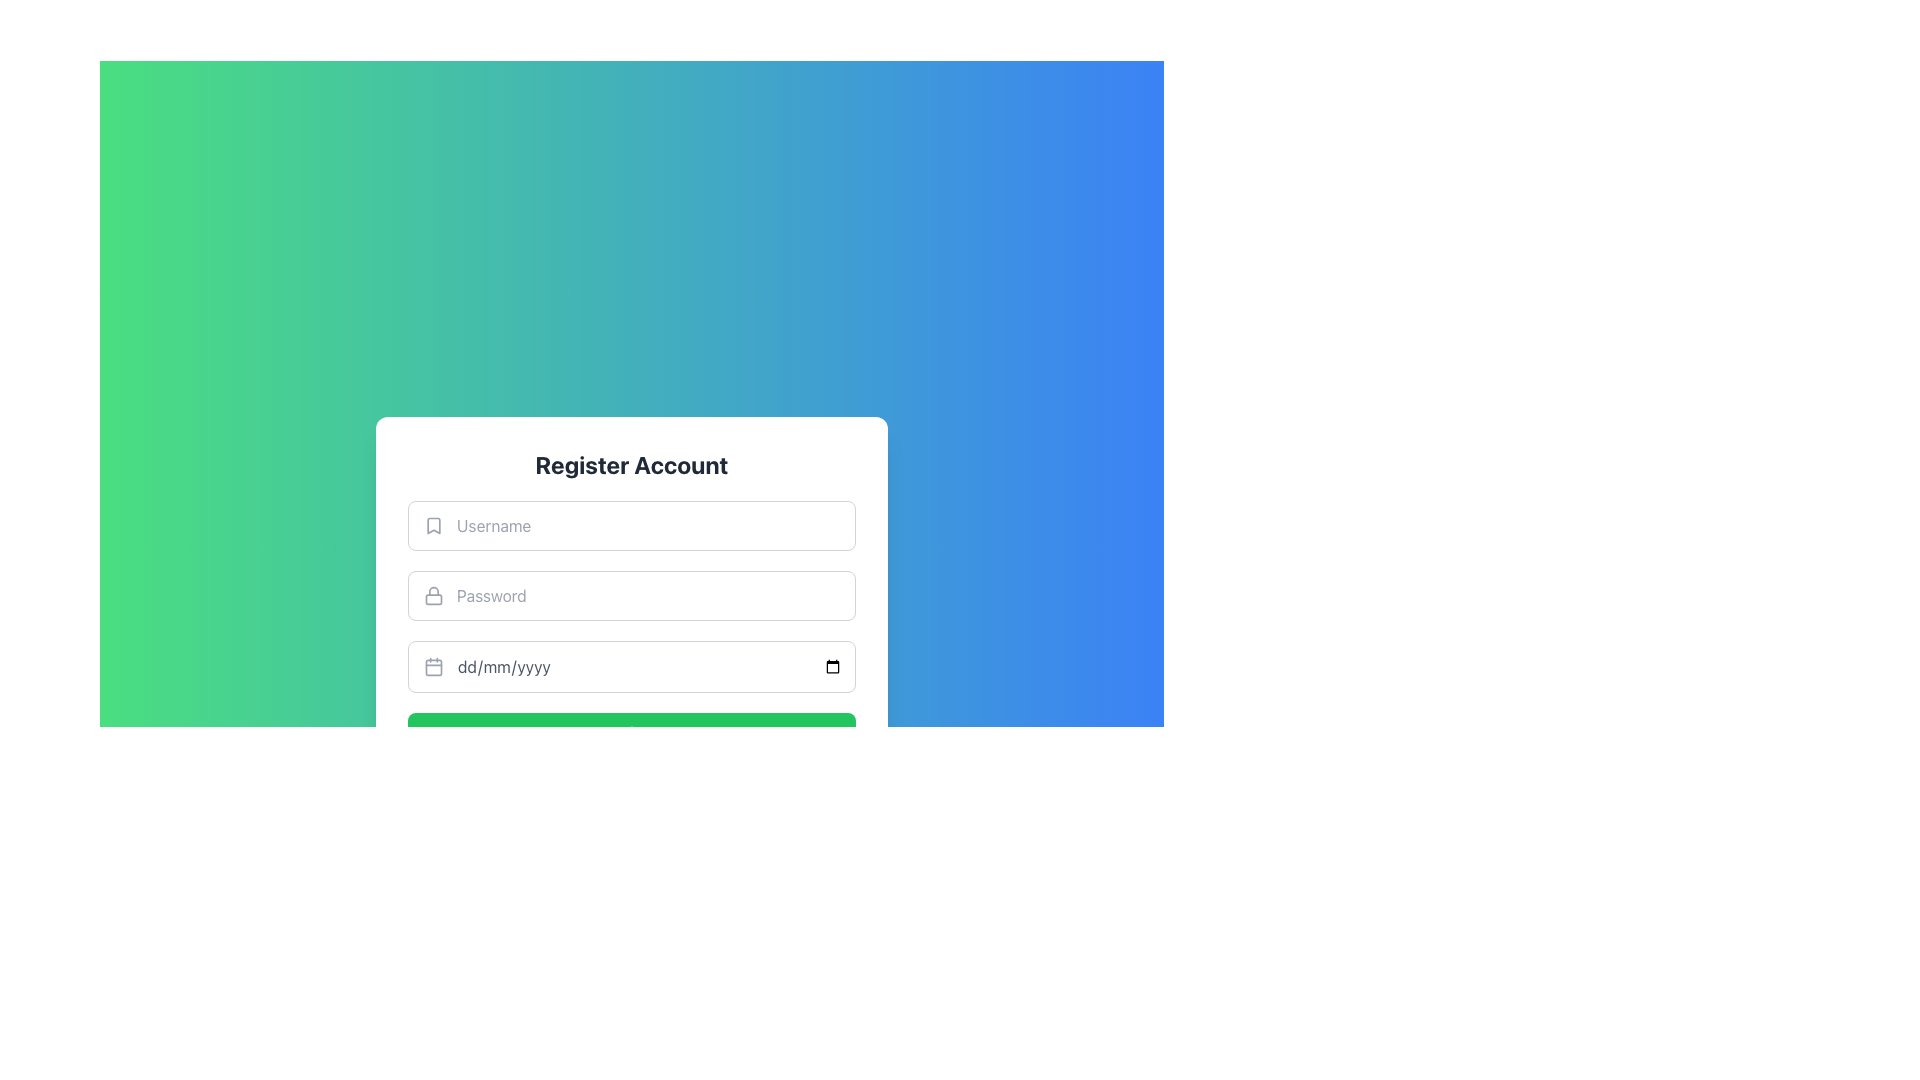 The width and height of the screenshot is (1920, 1080). Describe the element at coordinates (432, 524) in the screenshot. I see `the decorative icon associated with the 'Username' input field in the 'Register Account' form` at that location.